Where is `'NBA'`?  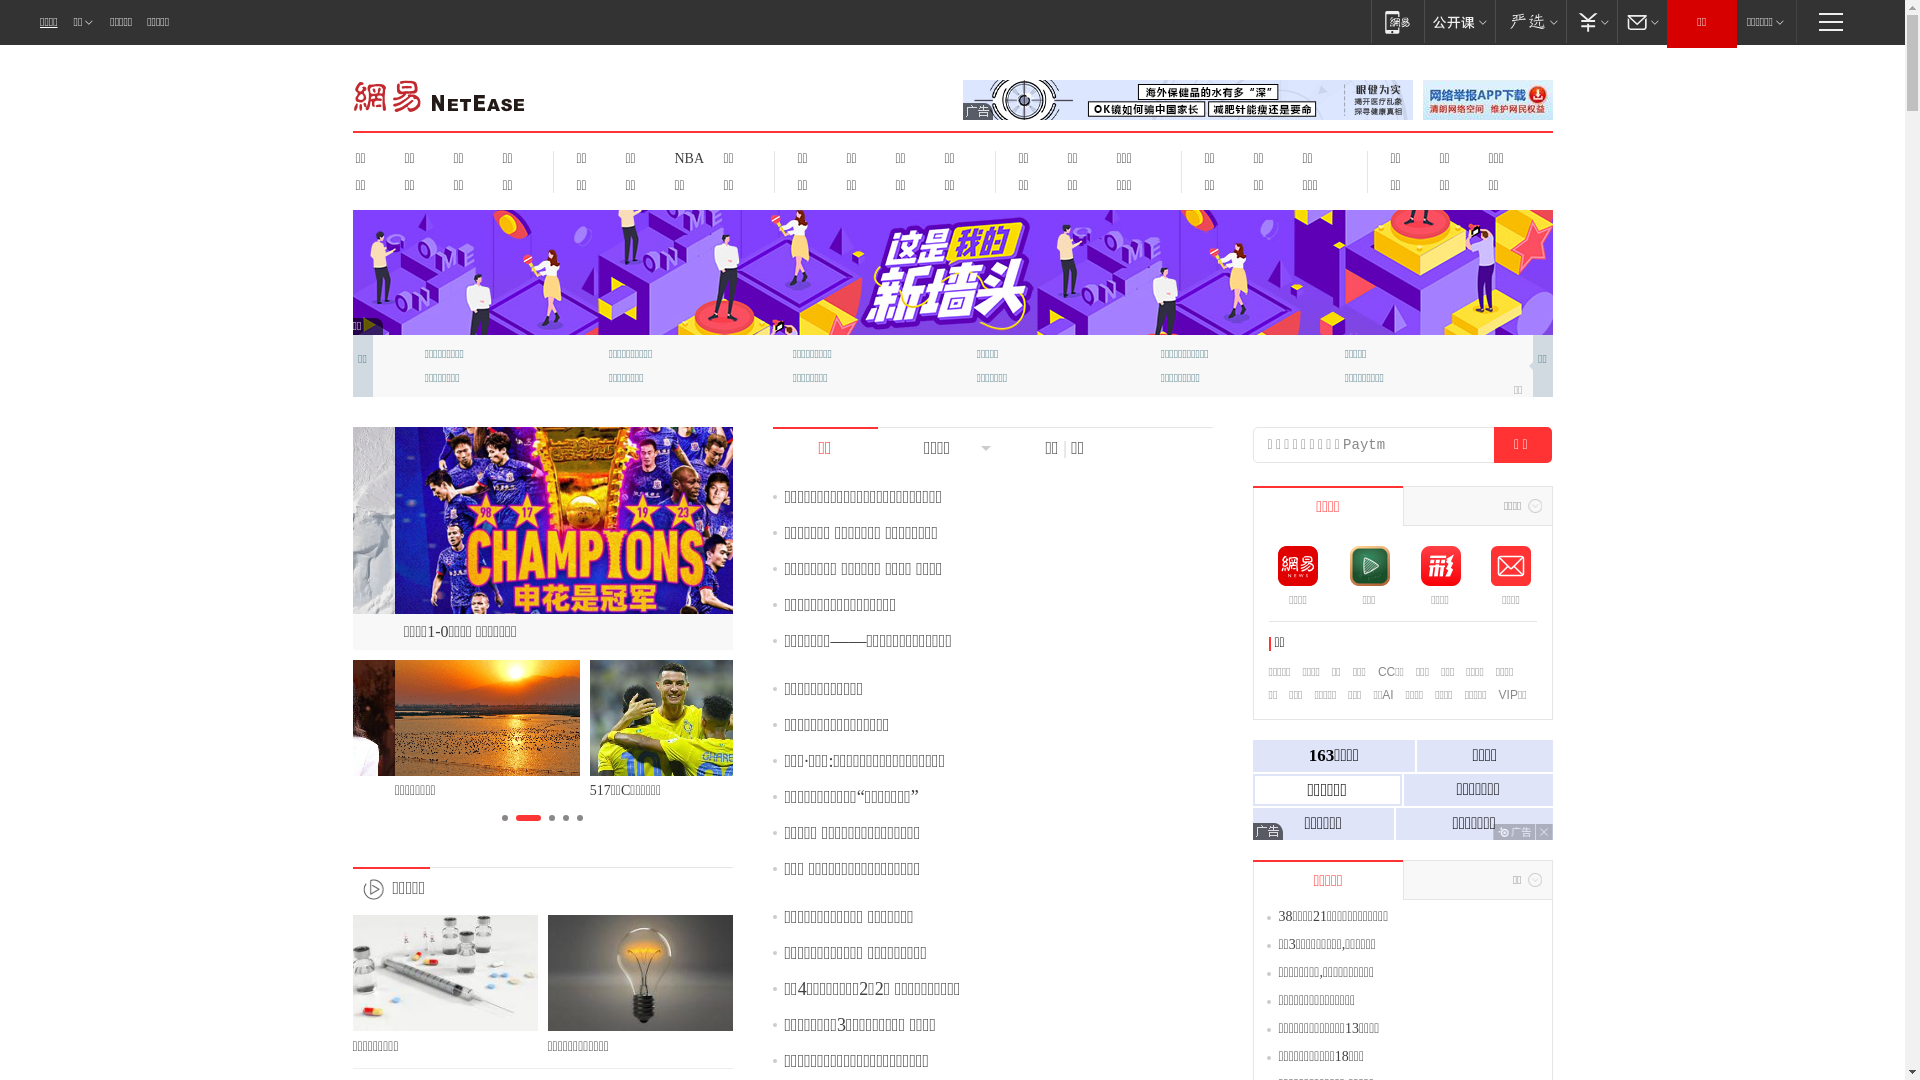
'NBA' is located at coordinates (662, 157).